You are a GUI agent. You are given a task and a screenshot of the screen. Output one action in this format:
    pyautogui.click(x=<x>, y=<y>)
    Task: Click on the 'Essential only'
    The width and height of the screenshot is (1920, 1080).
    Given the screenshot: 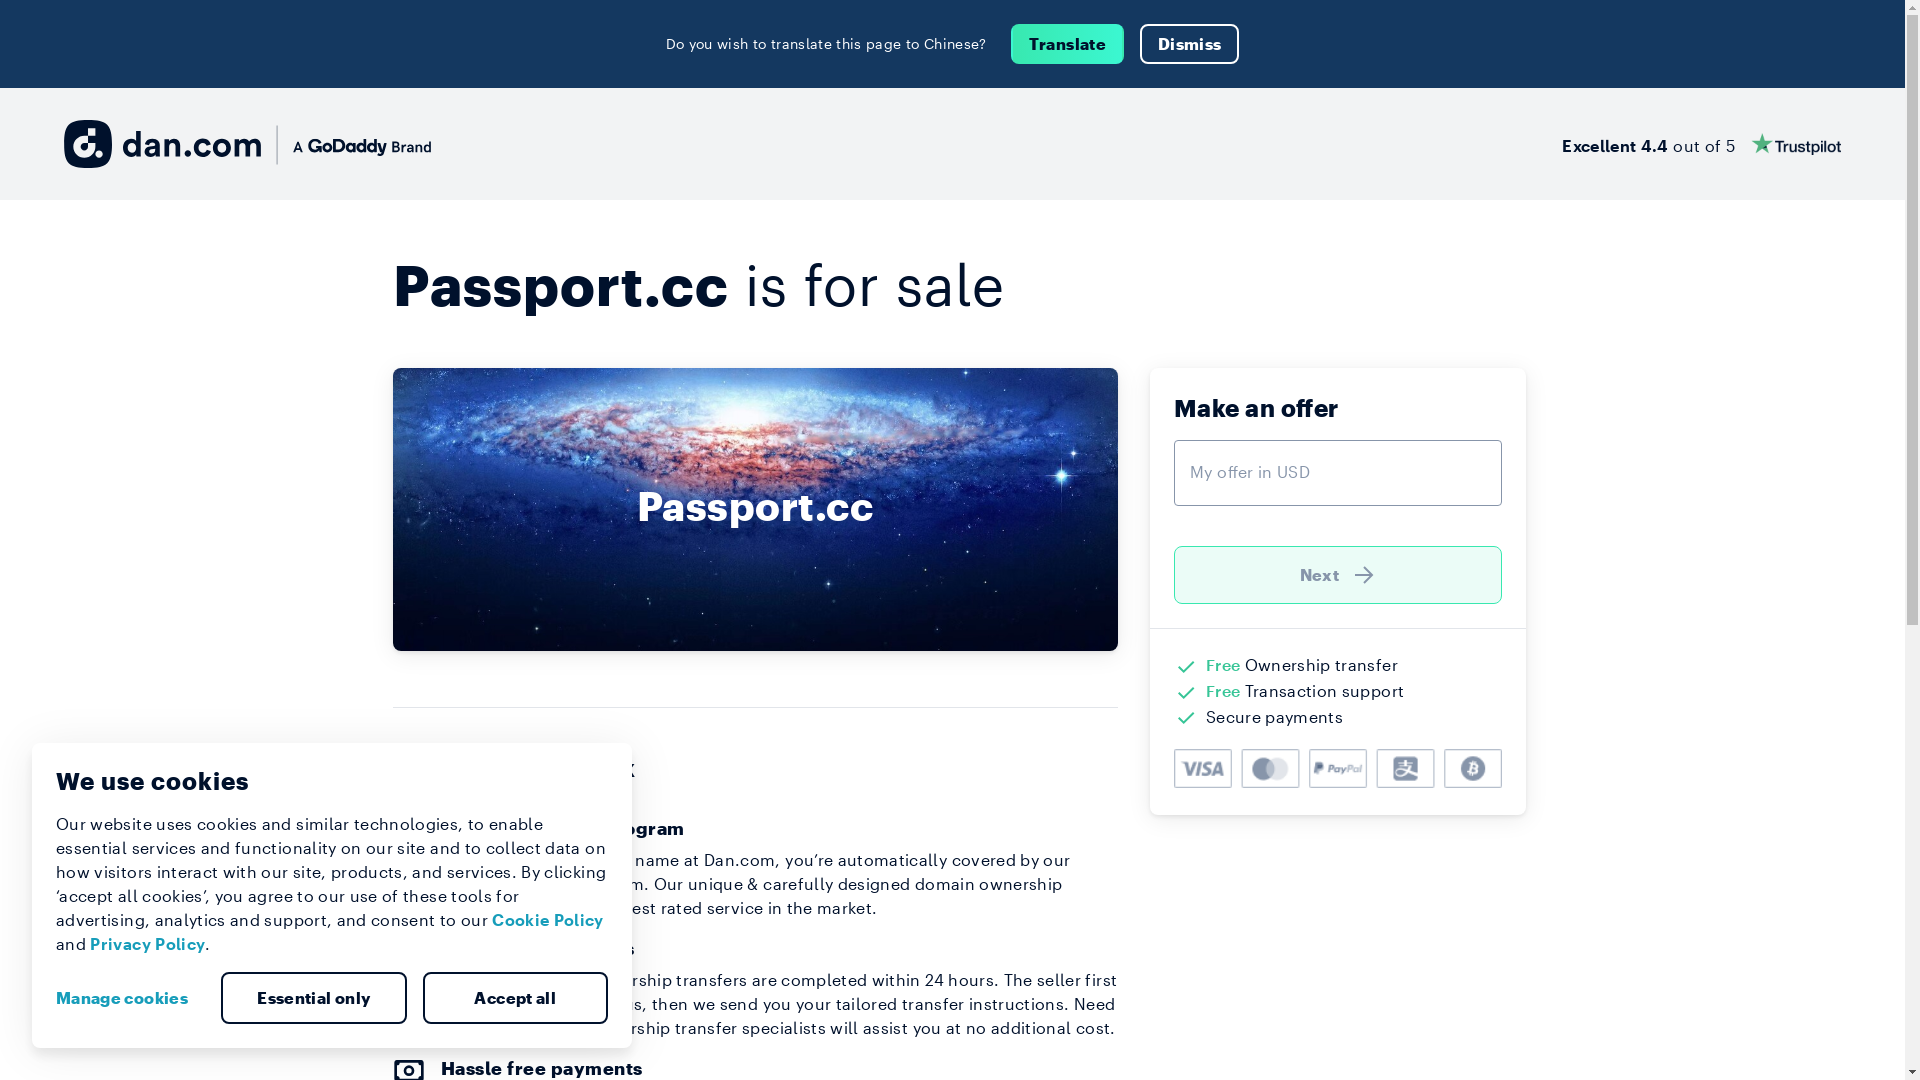 What is the action you would take?
    pyautogui.click(x=312, y=998)
    